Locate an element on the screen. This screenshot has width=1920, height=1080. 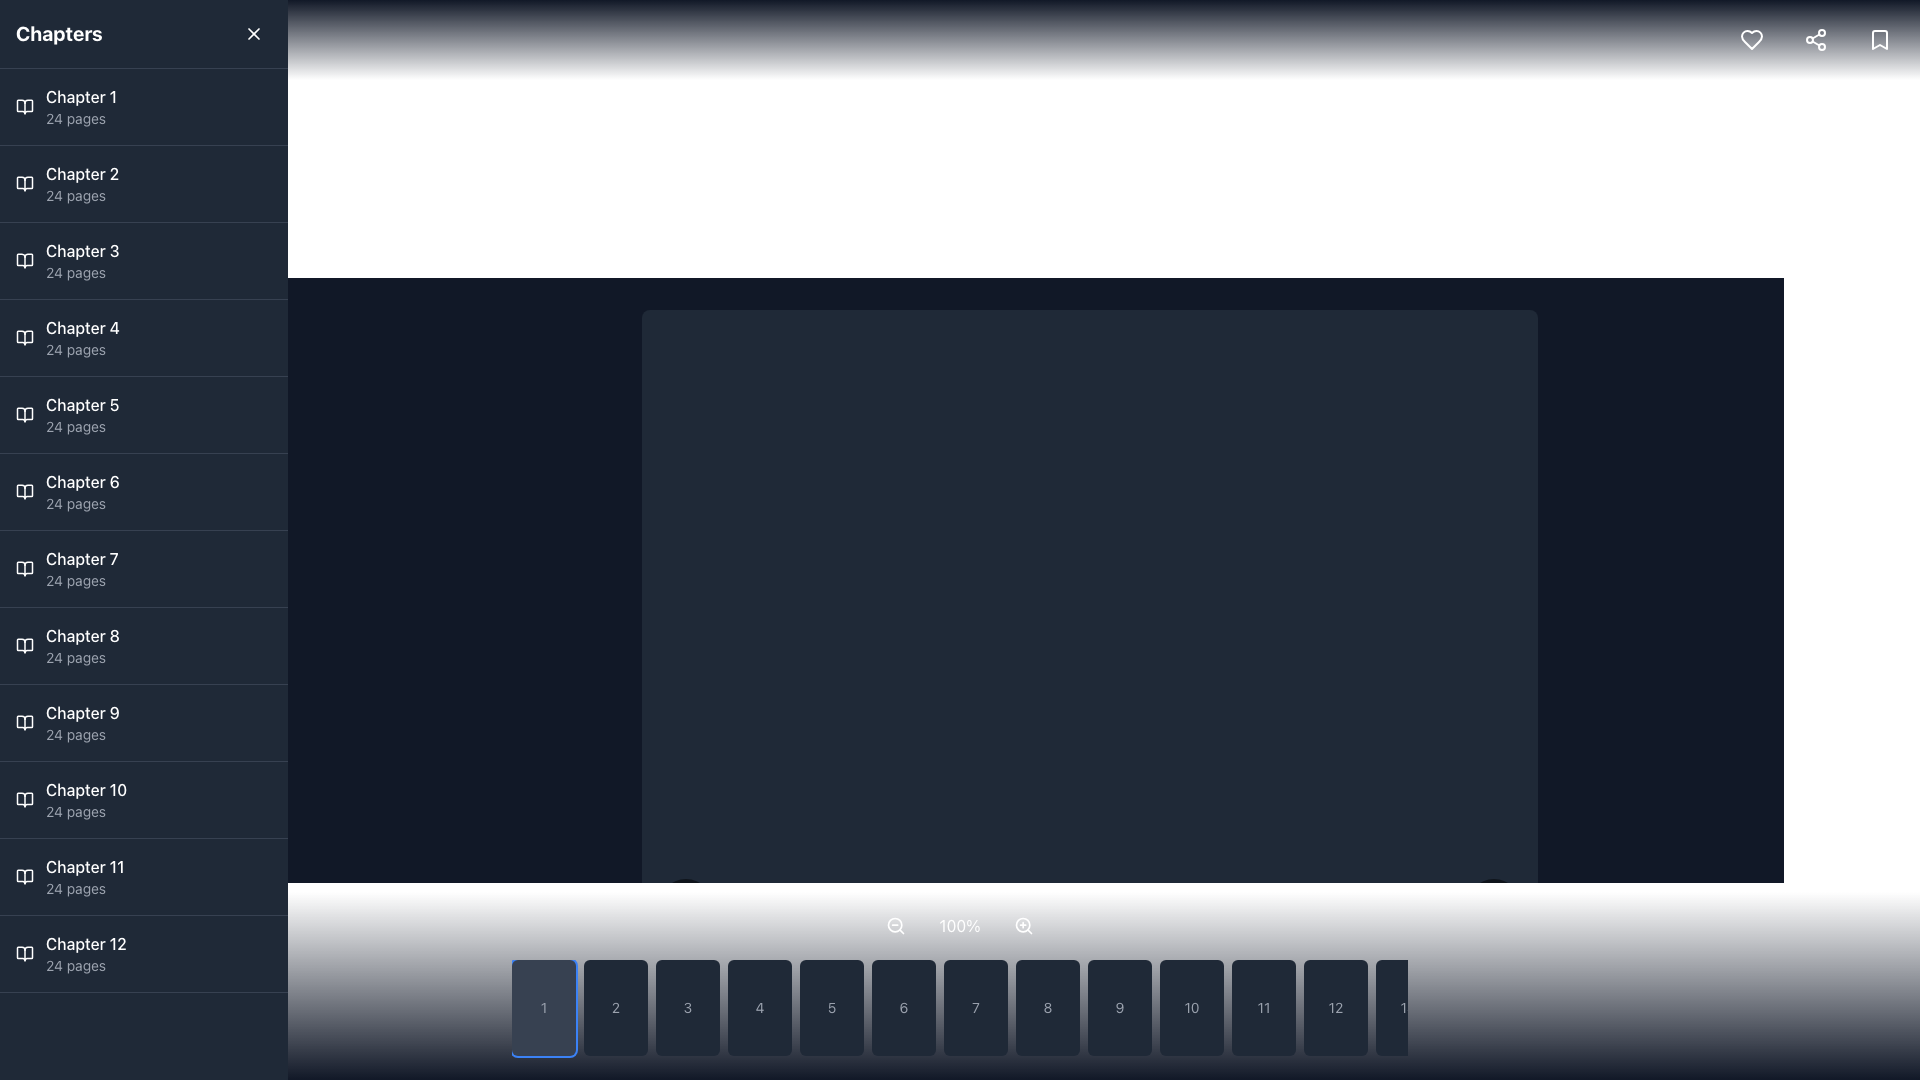
the second sub-component of the chapter icon in the navigation panel is located at coordinates (24, 645).